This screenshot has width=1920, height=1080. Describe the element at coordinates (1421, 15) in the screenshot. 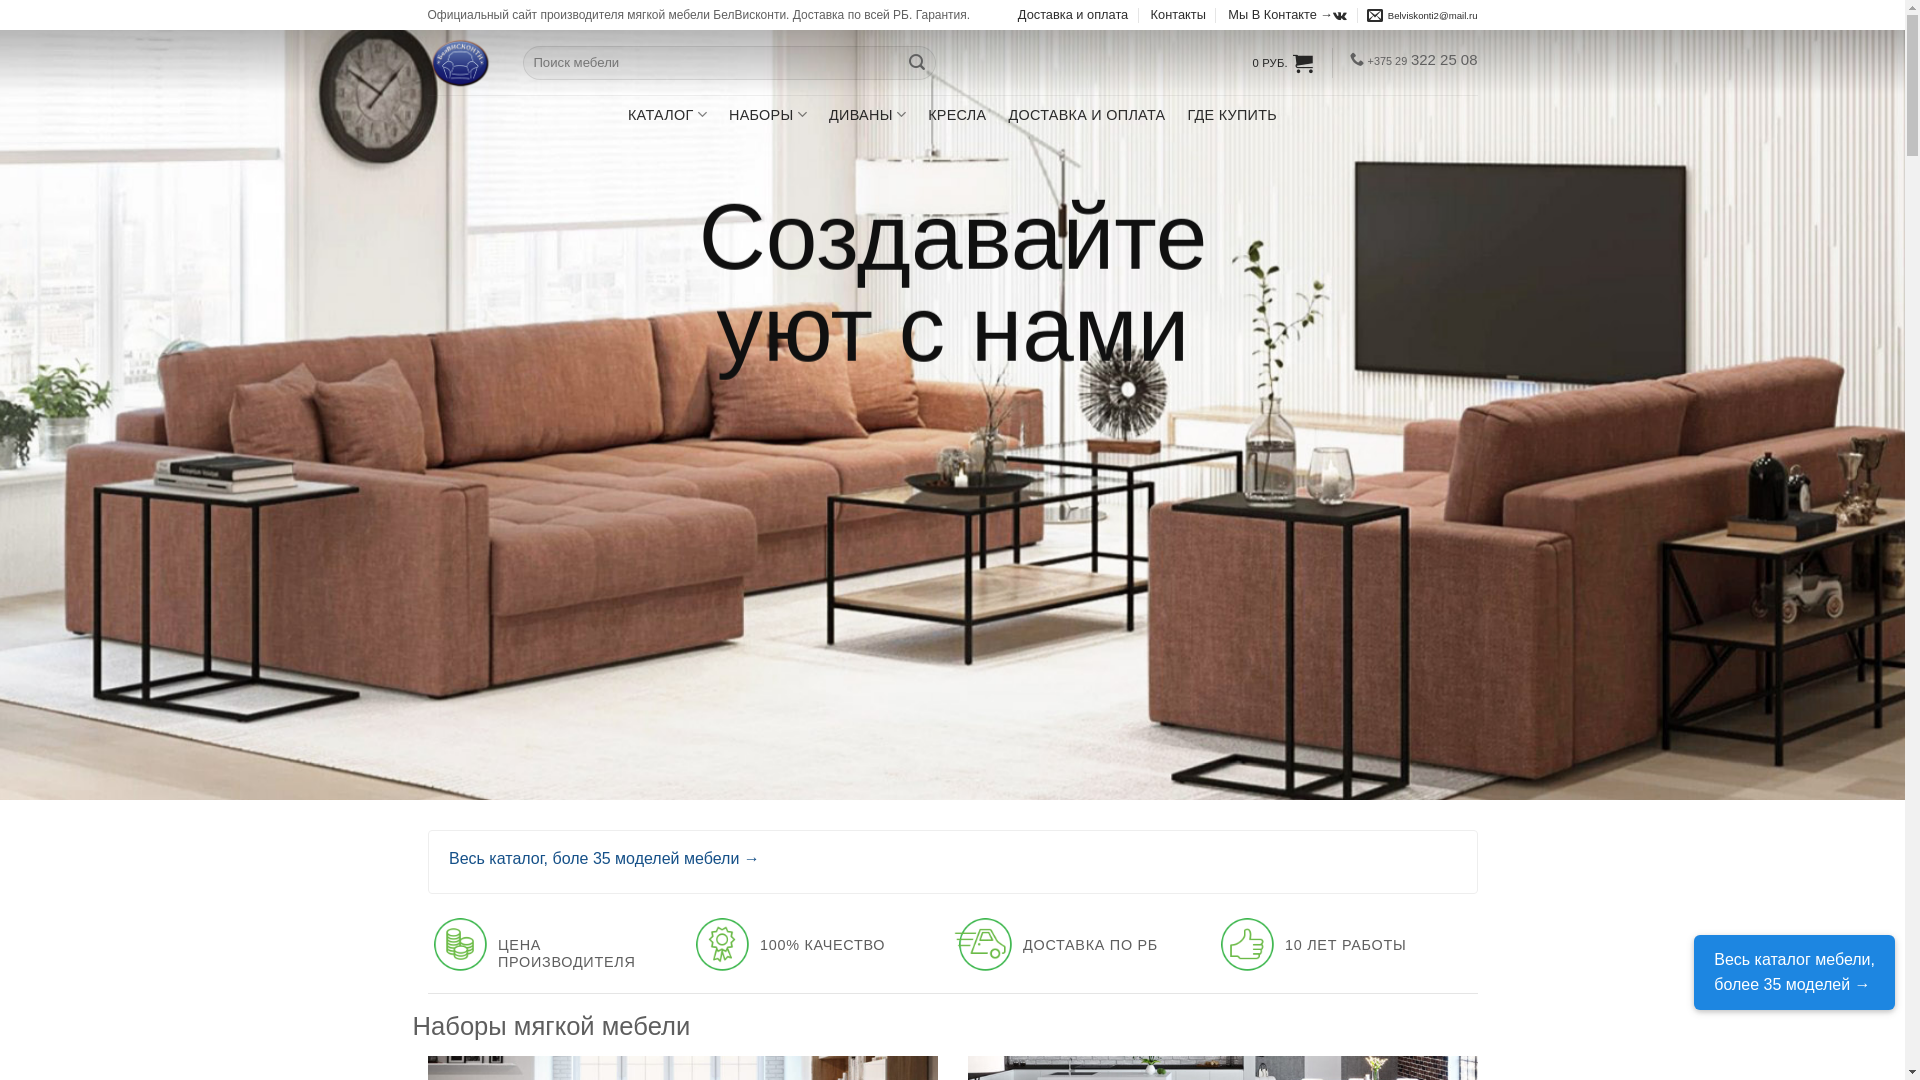

I see `'Belviskonti2@mail.ru'` at that location.